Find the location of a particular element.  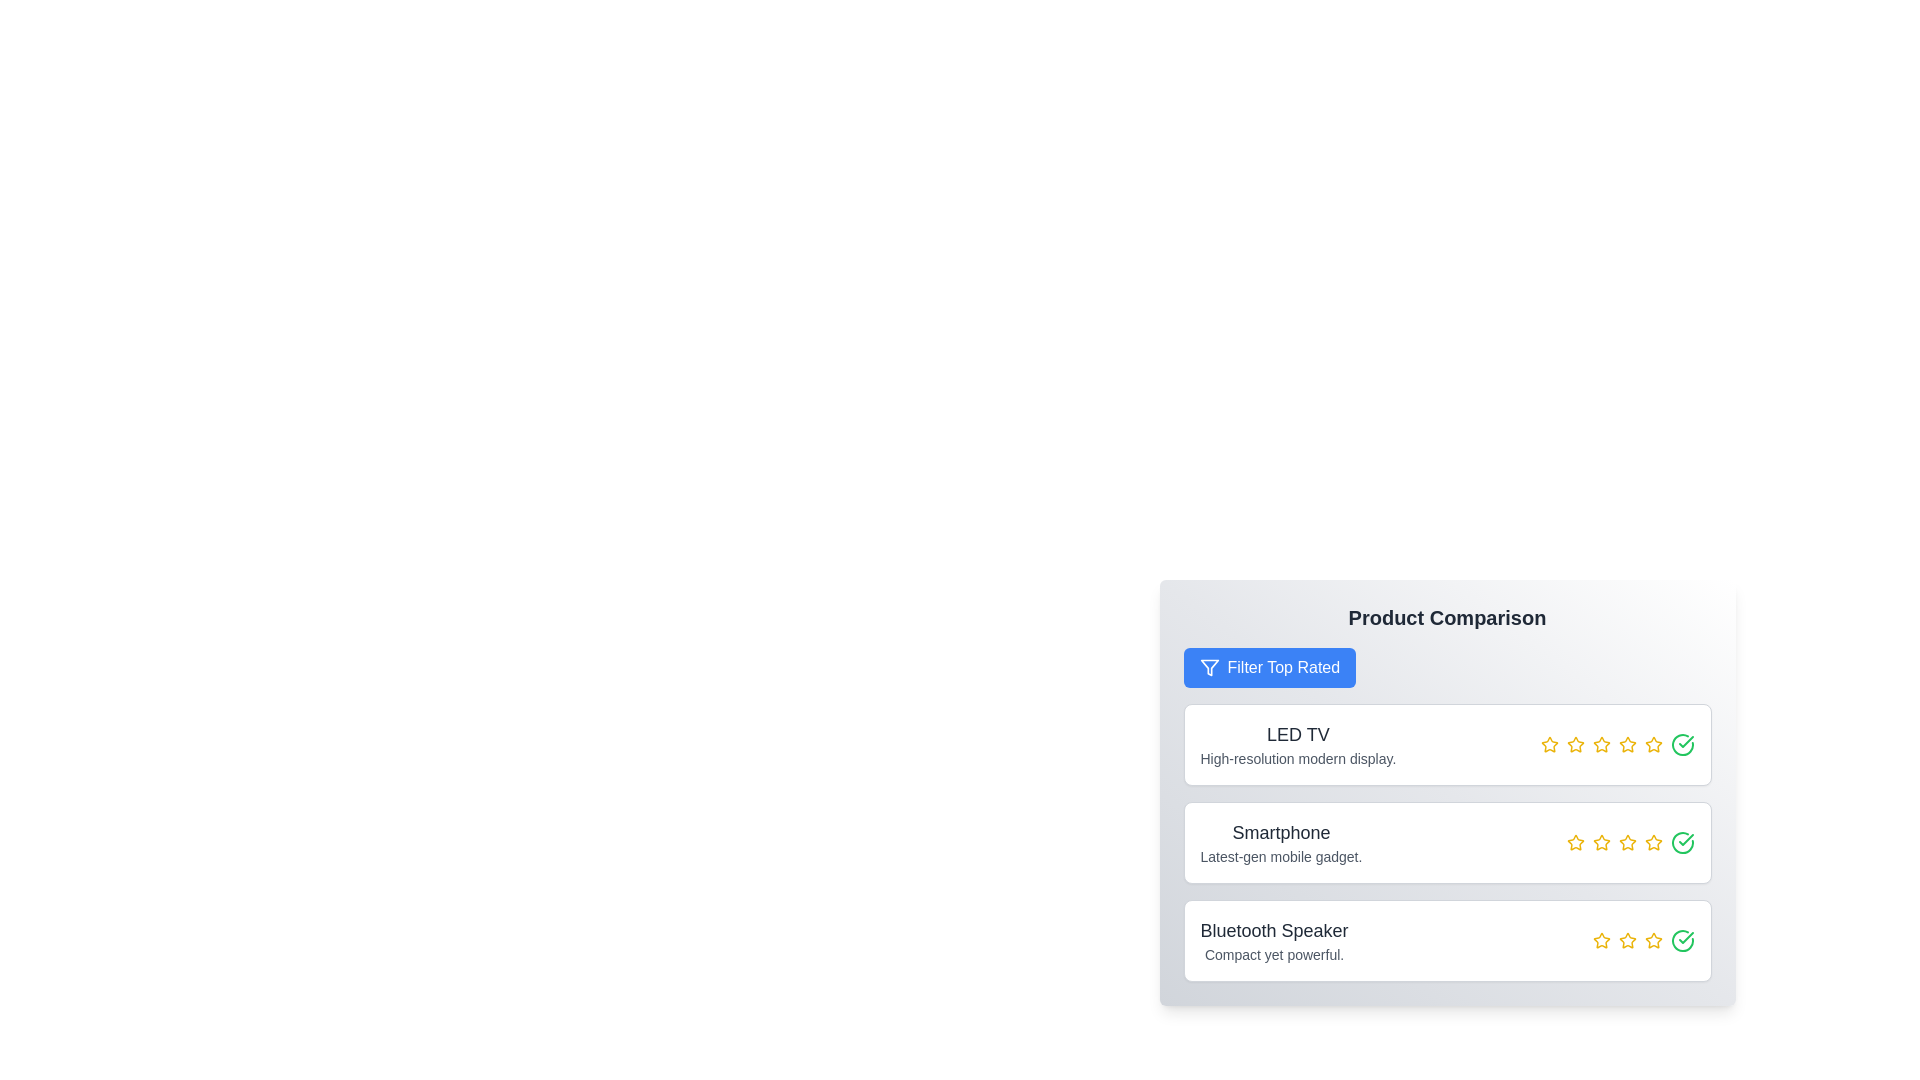

'Filter Top Rated' button to filter products with a rating of 4 or higher is located at coordinates (1268, 667).